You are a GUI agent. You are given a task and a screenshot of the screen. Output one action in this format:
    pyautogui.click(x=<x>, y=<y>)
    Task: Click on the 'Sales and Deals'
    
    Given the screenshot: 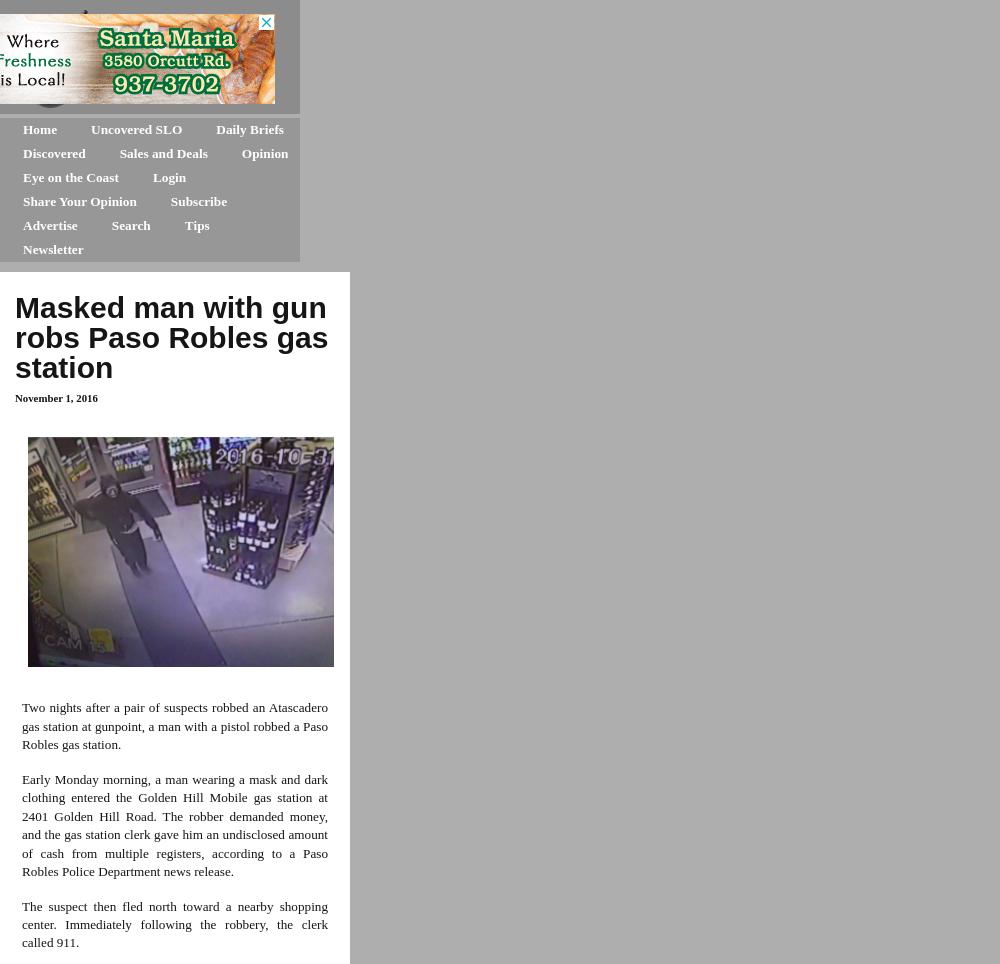 What is the action you would take?
    pyautogui.click(x=118, y=153)
    